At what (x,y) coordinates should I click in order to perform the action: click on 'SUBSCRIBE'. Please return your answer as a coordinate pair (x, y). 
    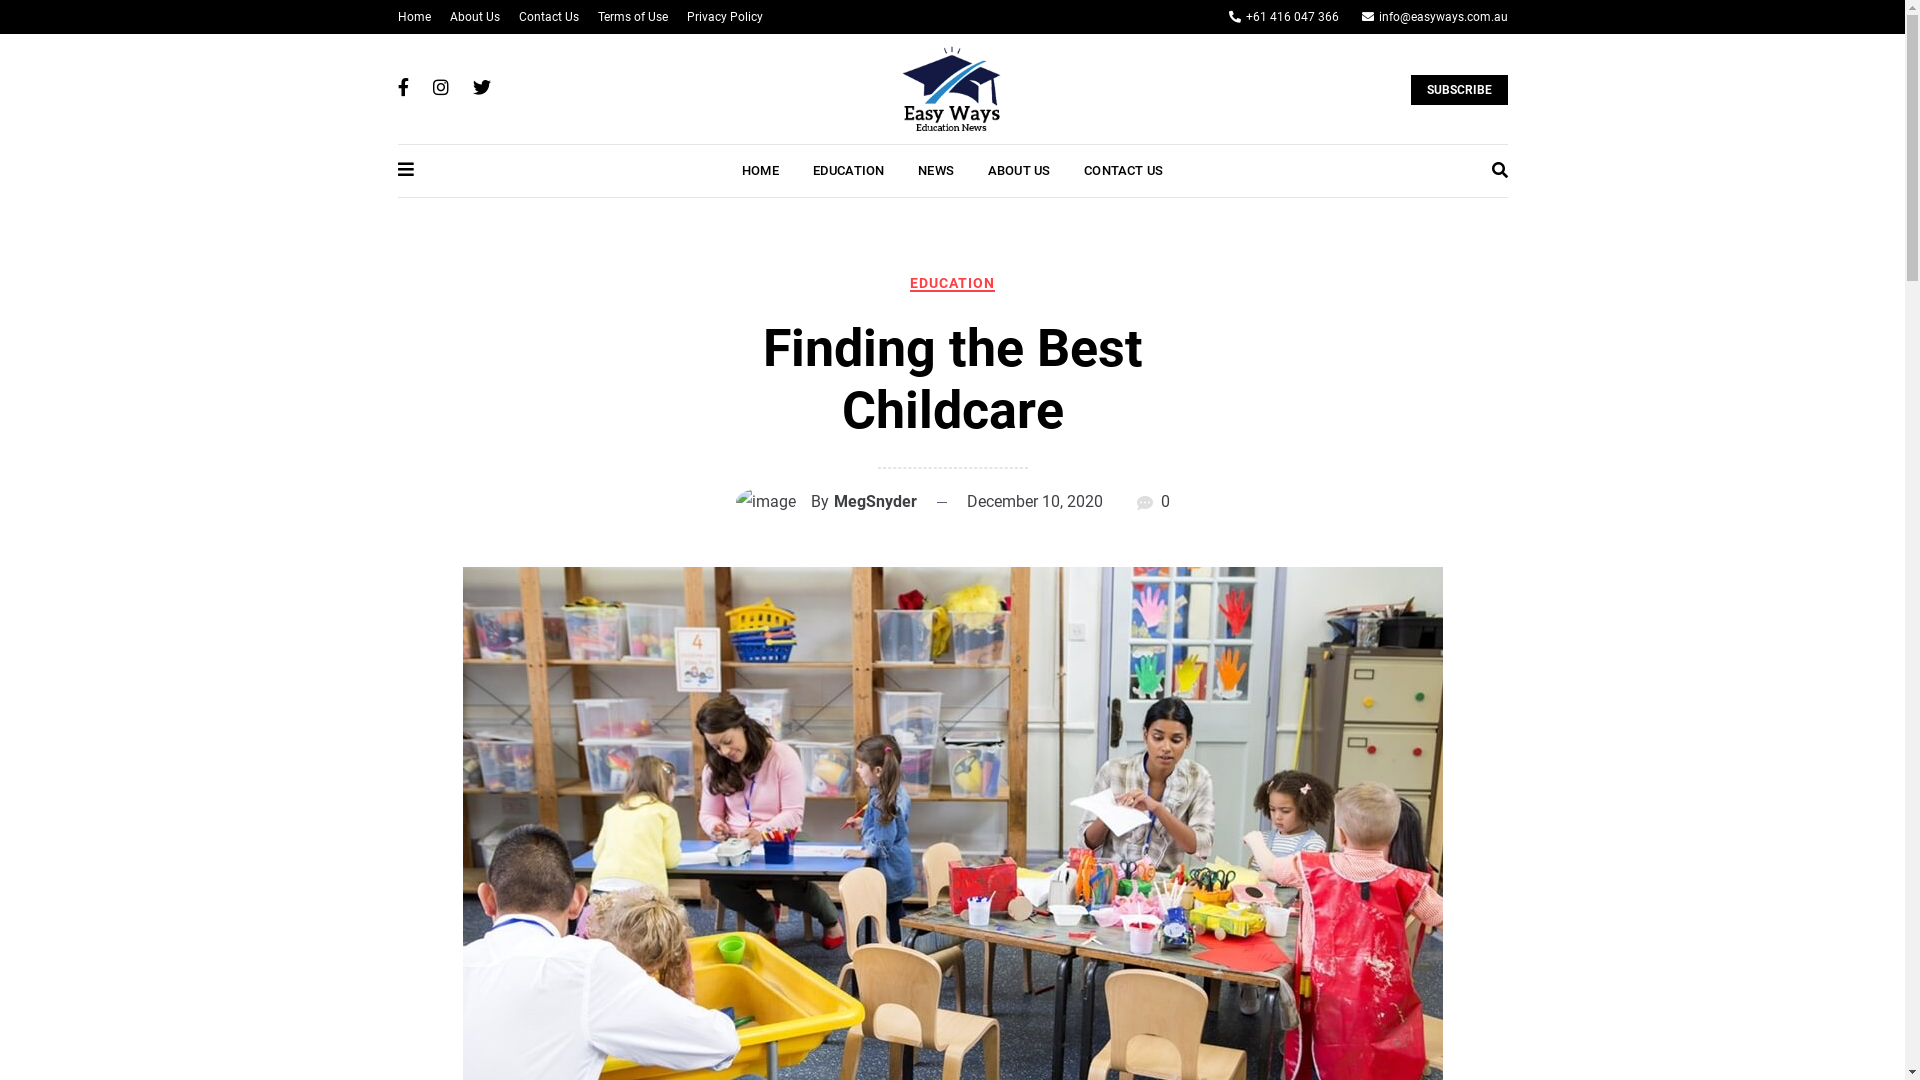
    Looking at the image, I should click on (1409, 88).